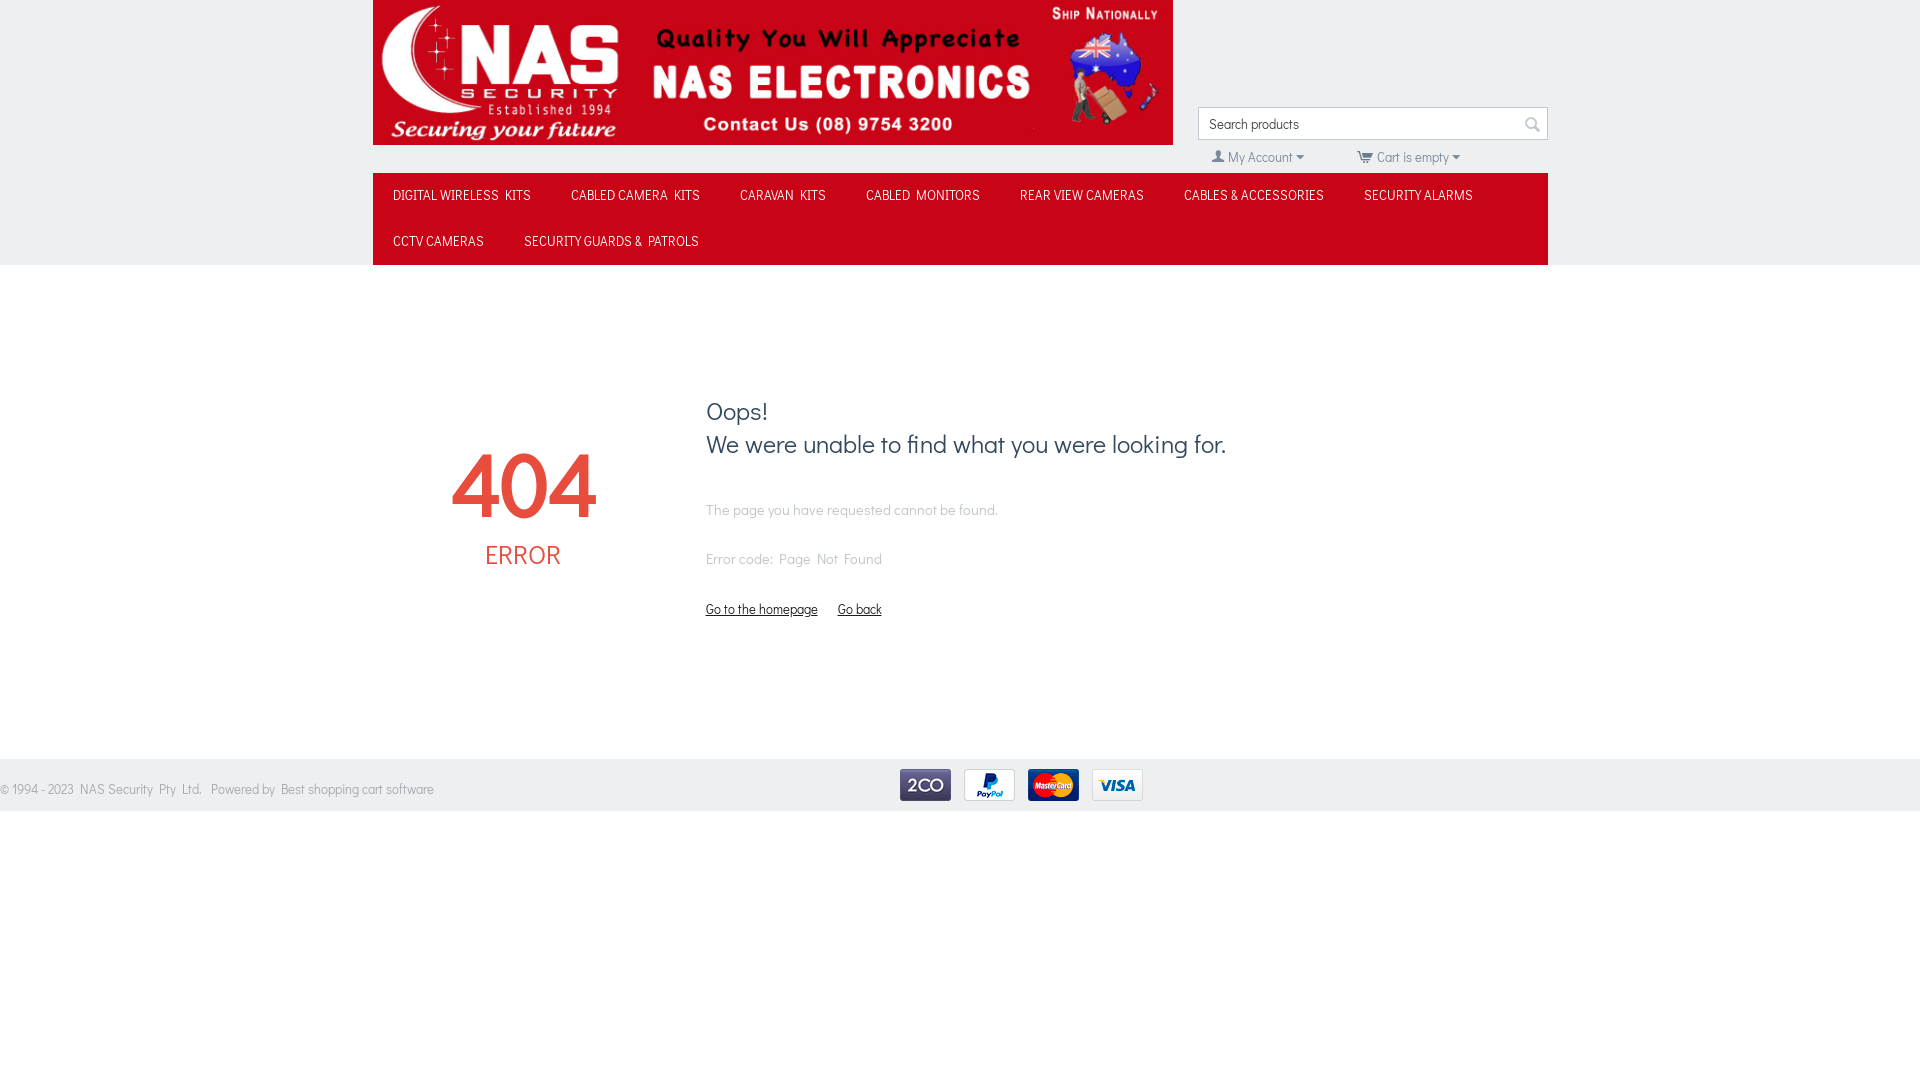  What do you see at coordinates (1417, 196) in the screenshot?
I see `'SECURITY ALARMS'` at bounding box center [1417, 196].